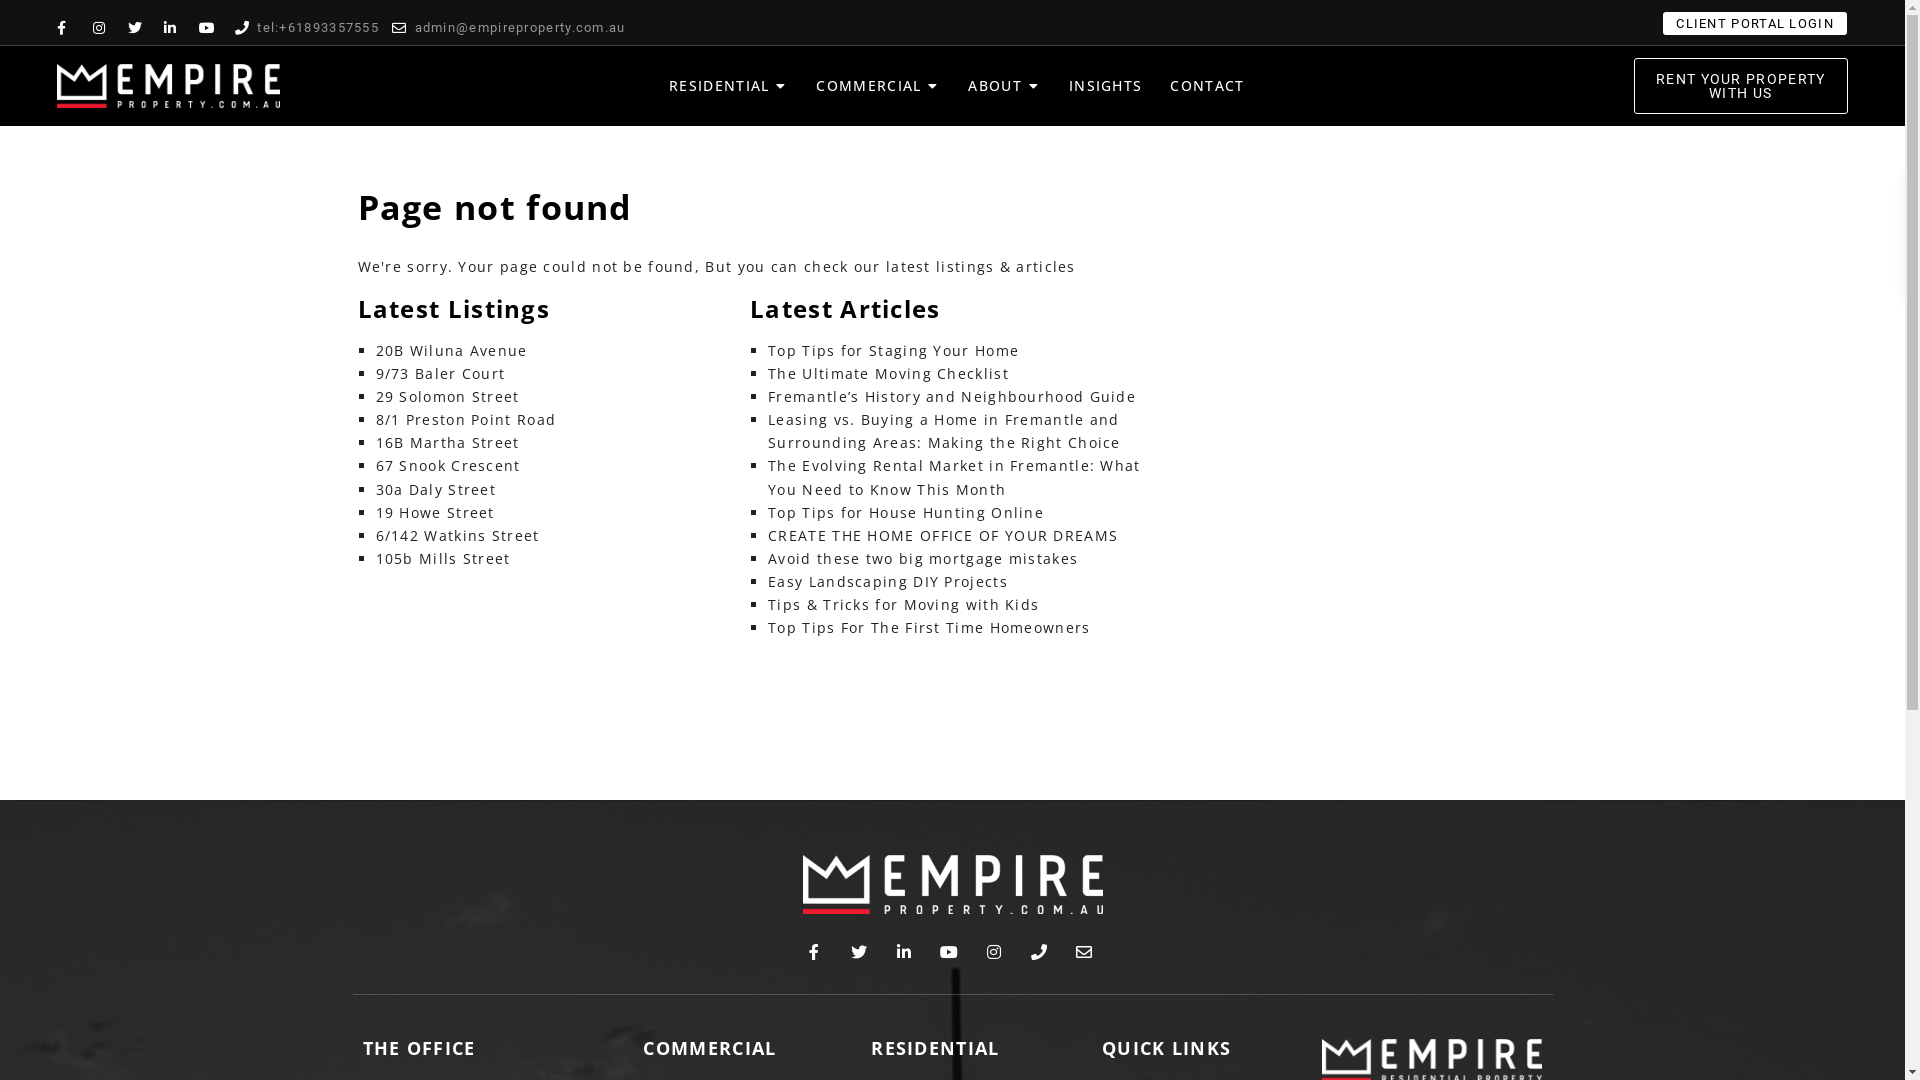 Image resolution: width=1920 pixels, height=1080 pixels. Describe the element at coordinates (767, 581) in the screenshot. I see `'Easy Landscaping DIY Projects'` at that location.